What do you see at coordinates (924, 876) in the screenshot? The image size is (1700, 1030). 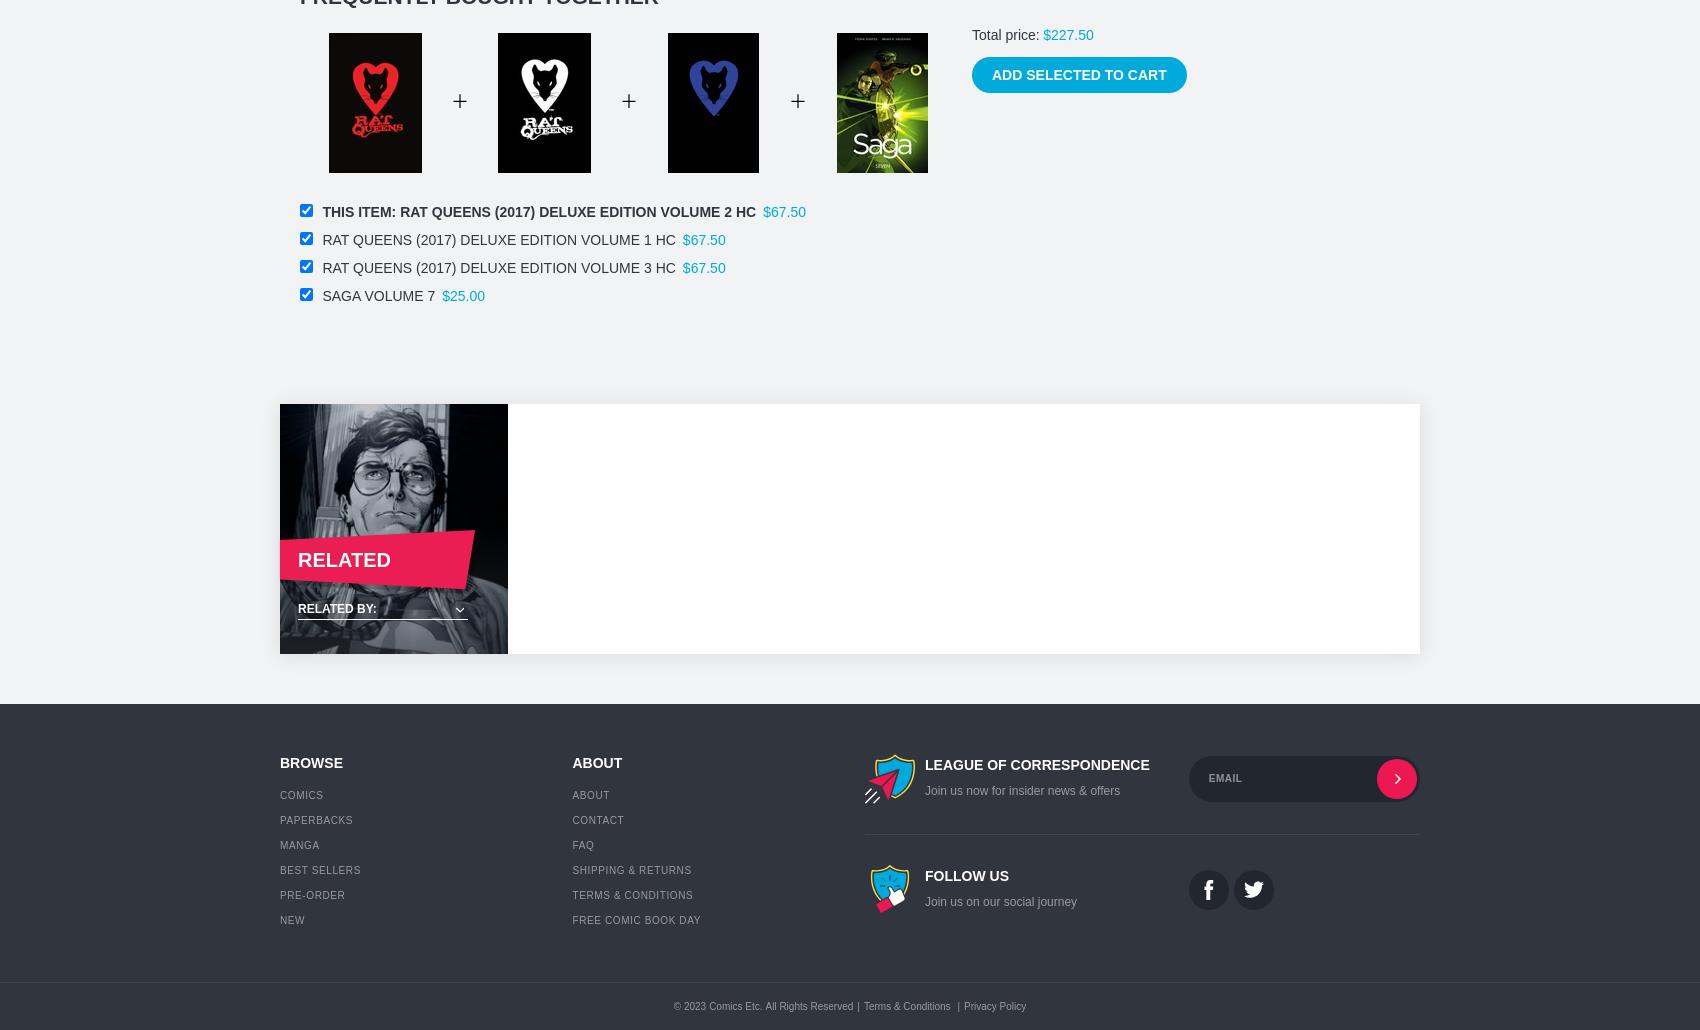 I see `'Follow Us'` at bounding box center [924, 876].